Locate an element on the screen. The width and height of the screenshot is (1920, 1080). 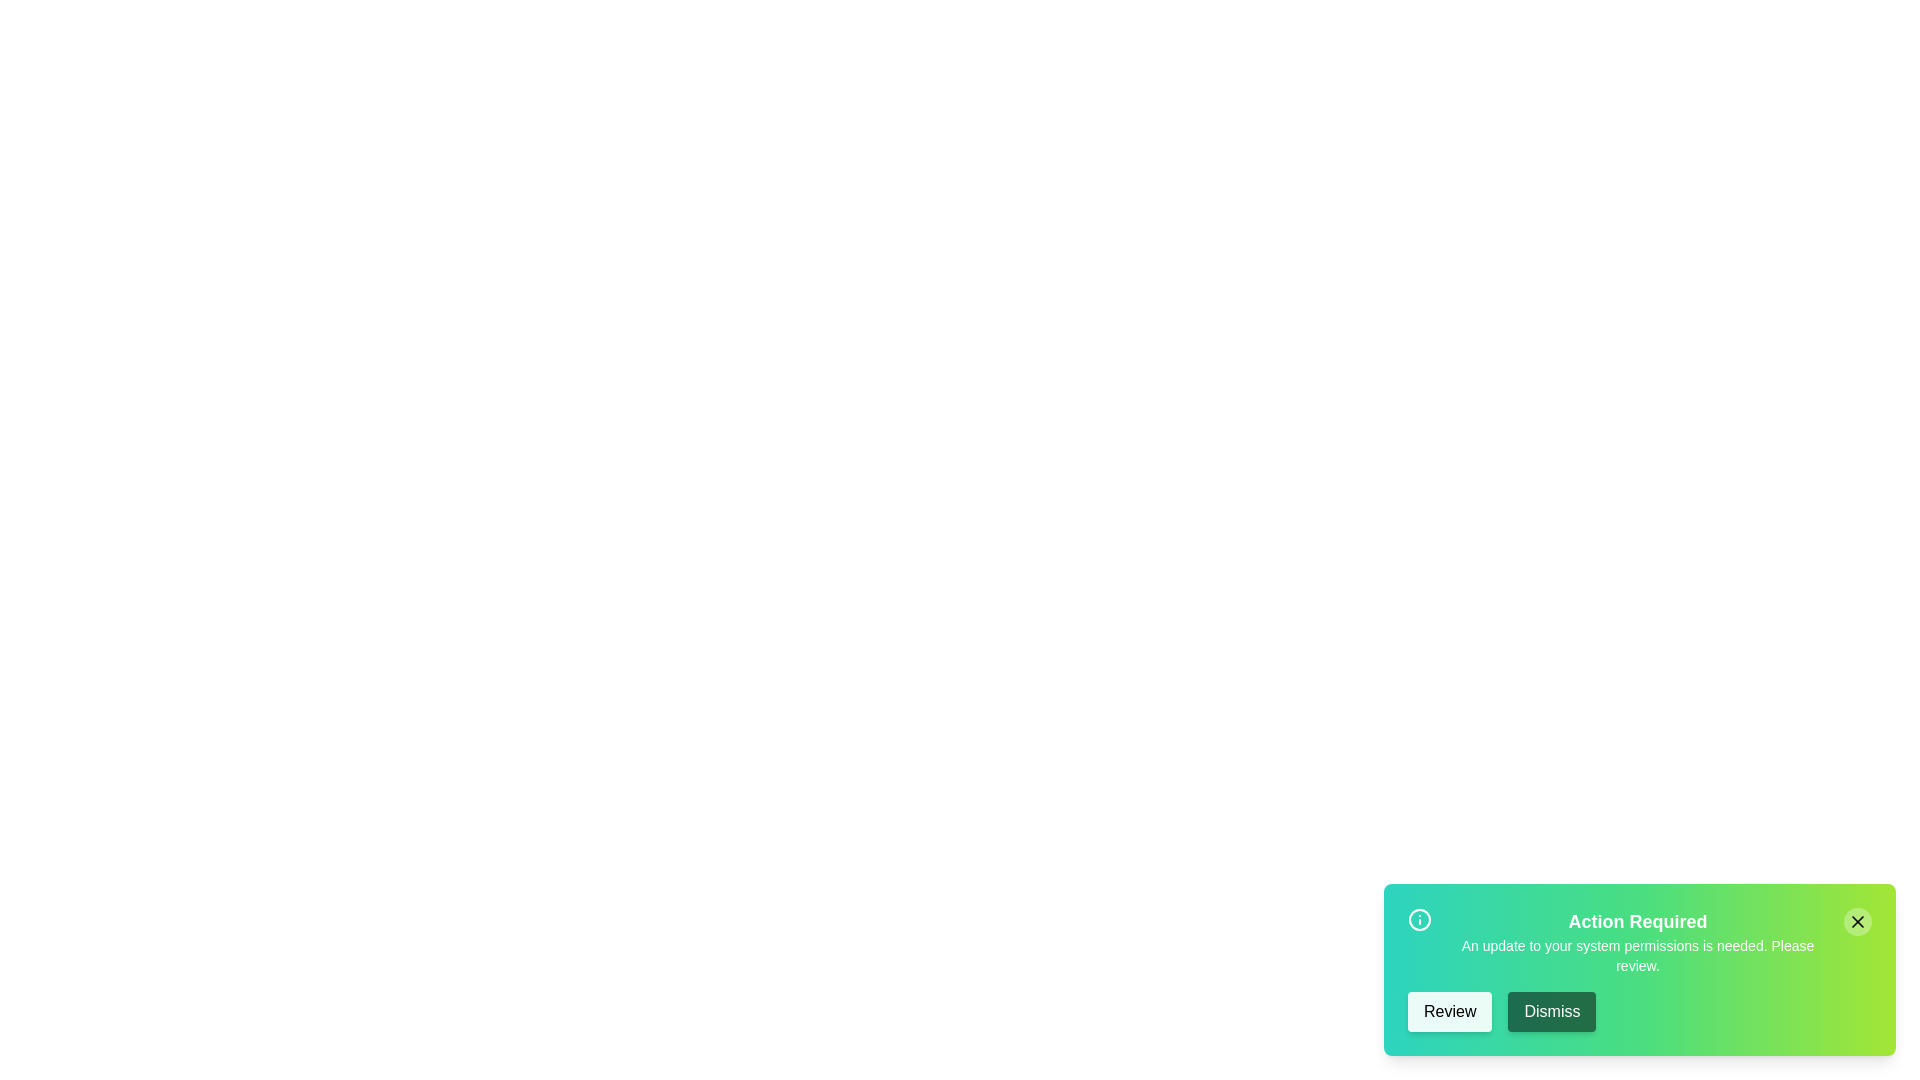
the close button to dismiss the snackbar is located at coordinates (1856, 921).